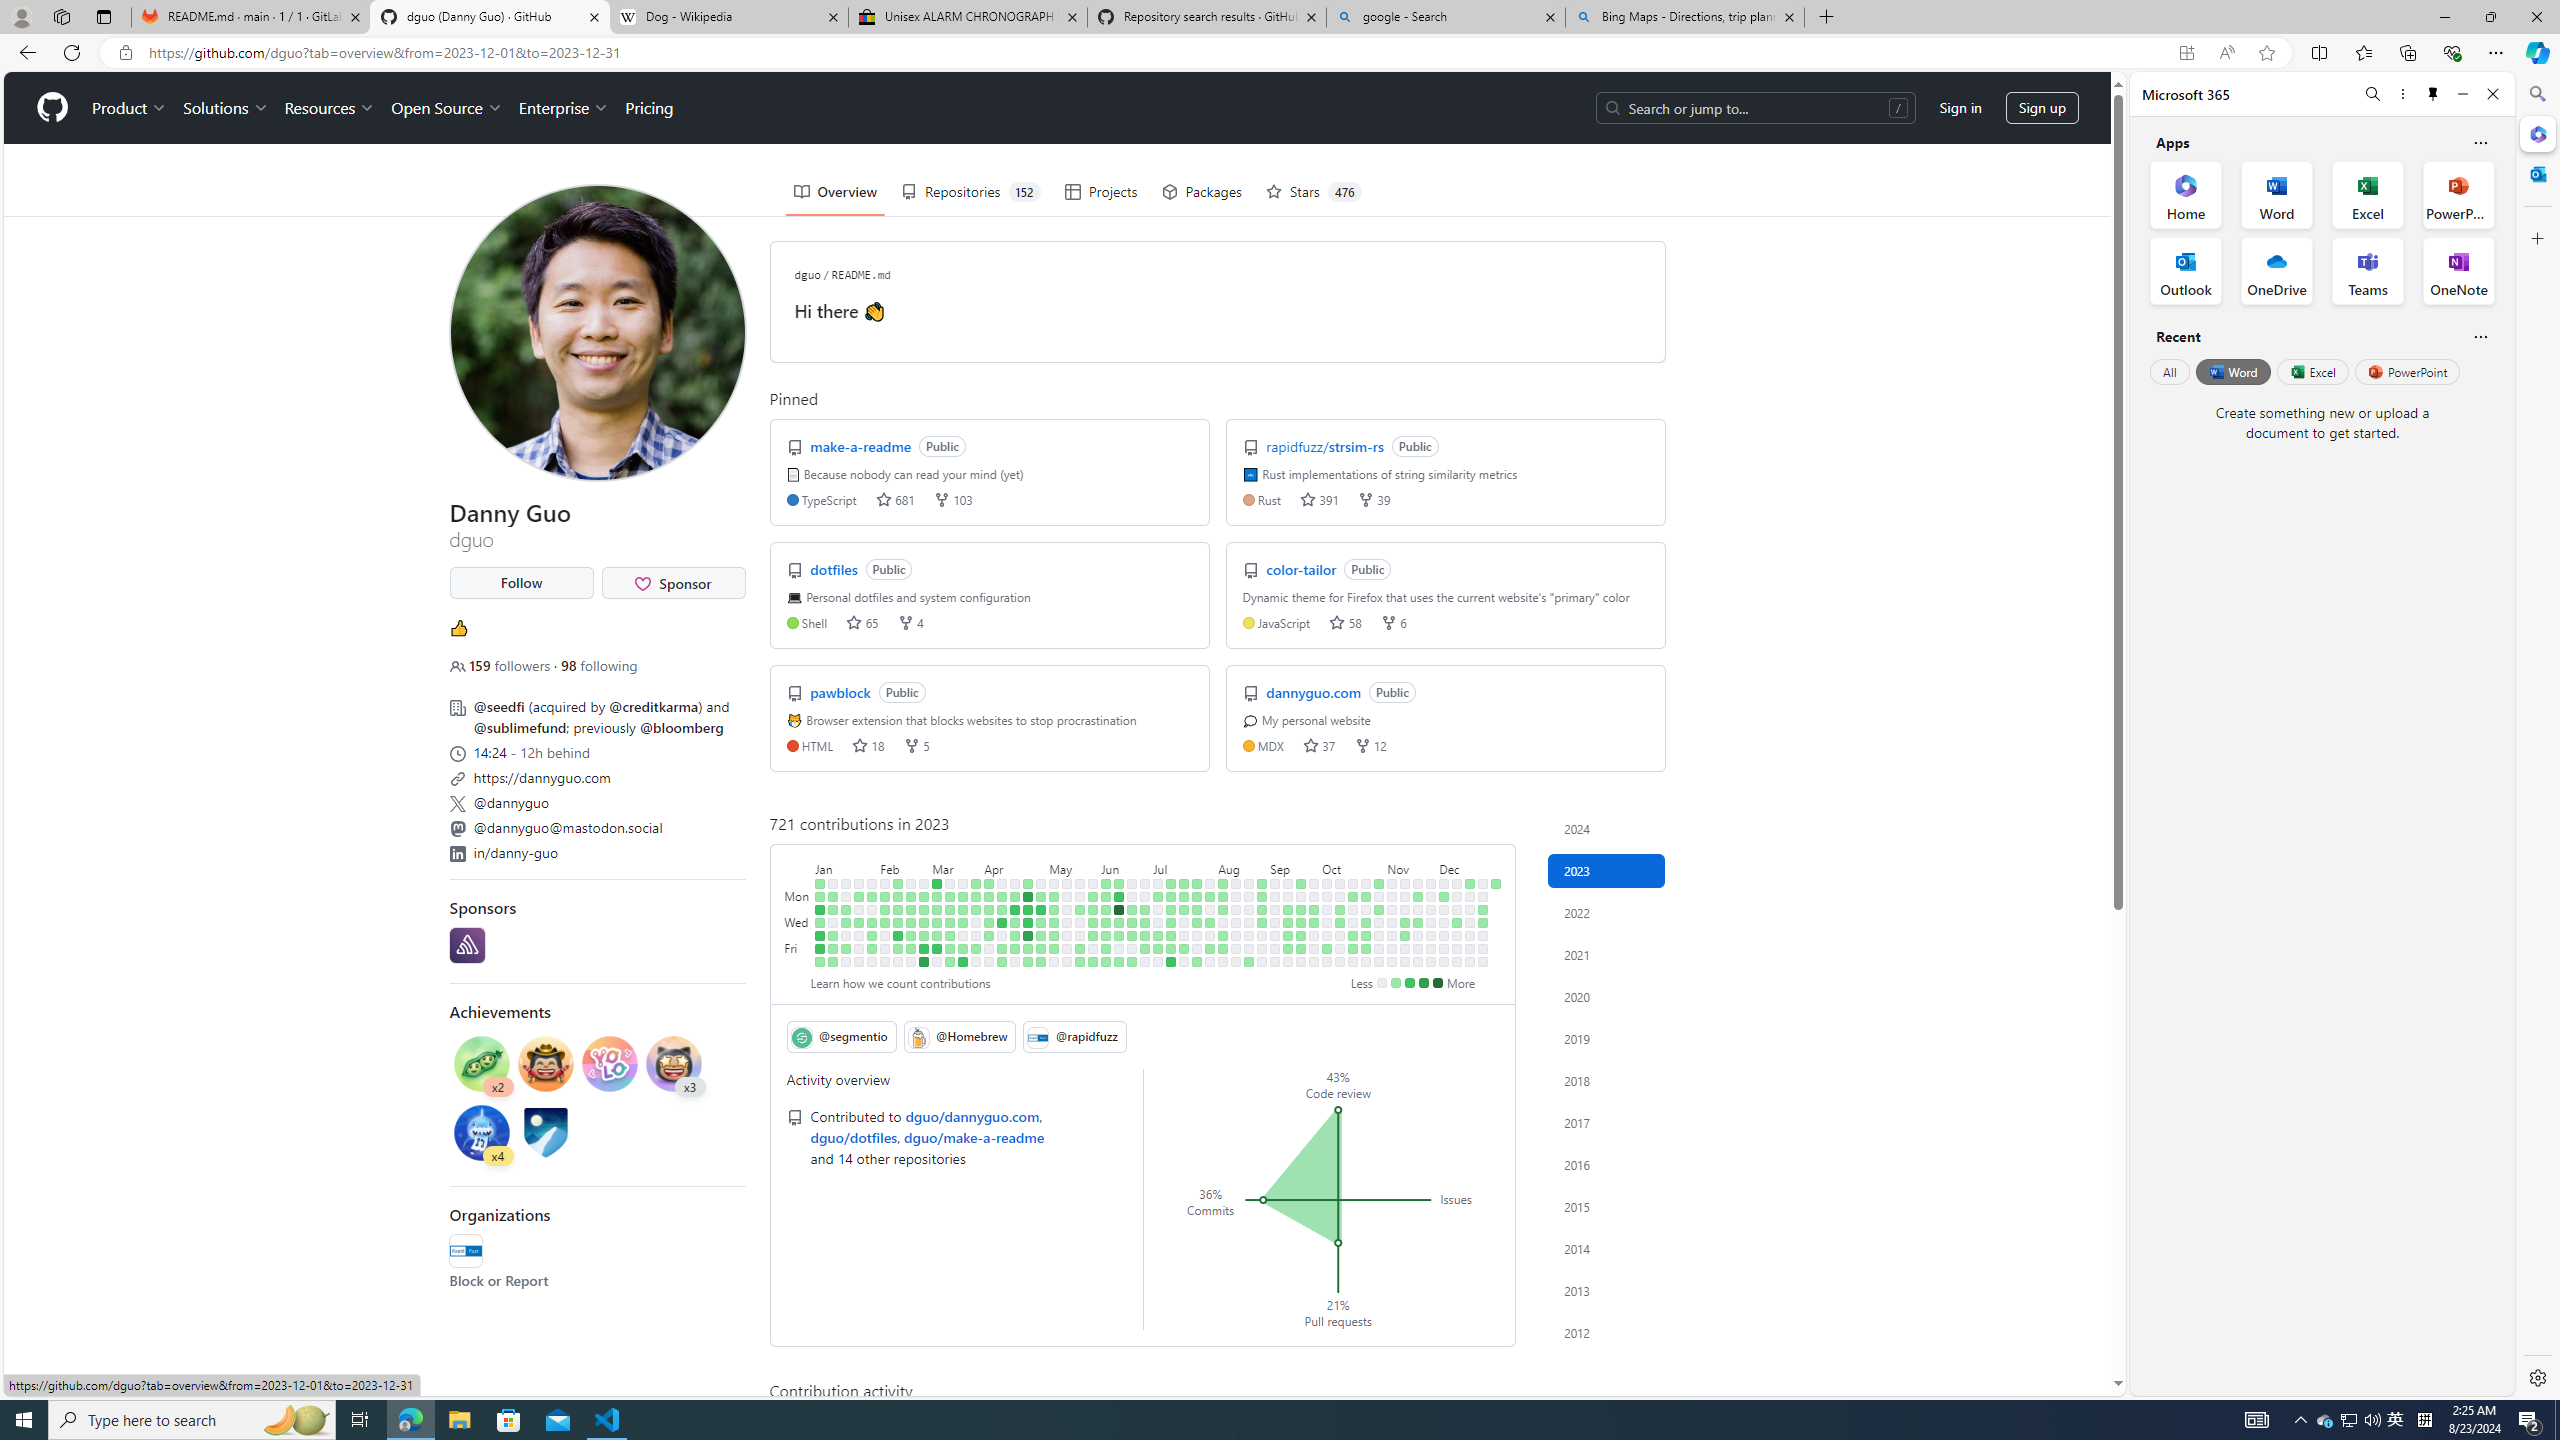  What do you see at coordinates (1002, 882) in the screenshot?
I see `'No contributions on April 9th.'` at bounding box center [1002, 882].